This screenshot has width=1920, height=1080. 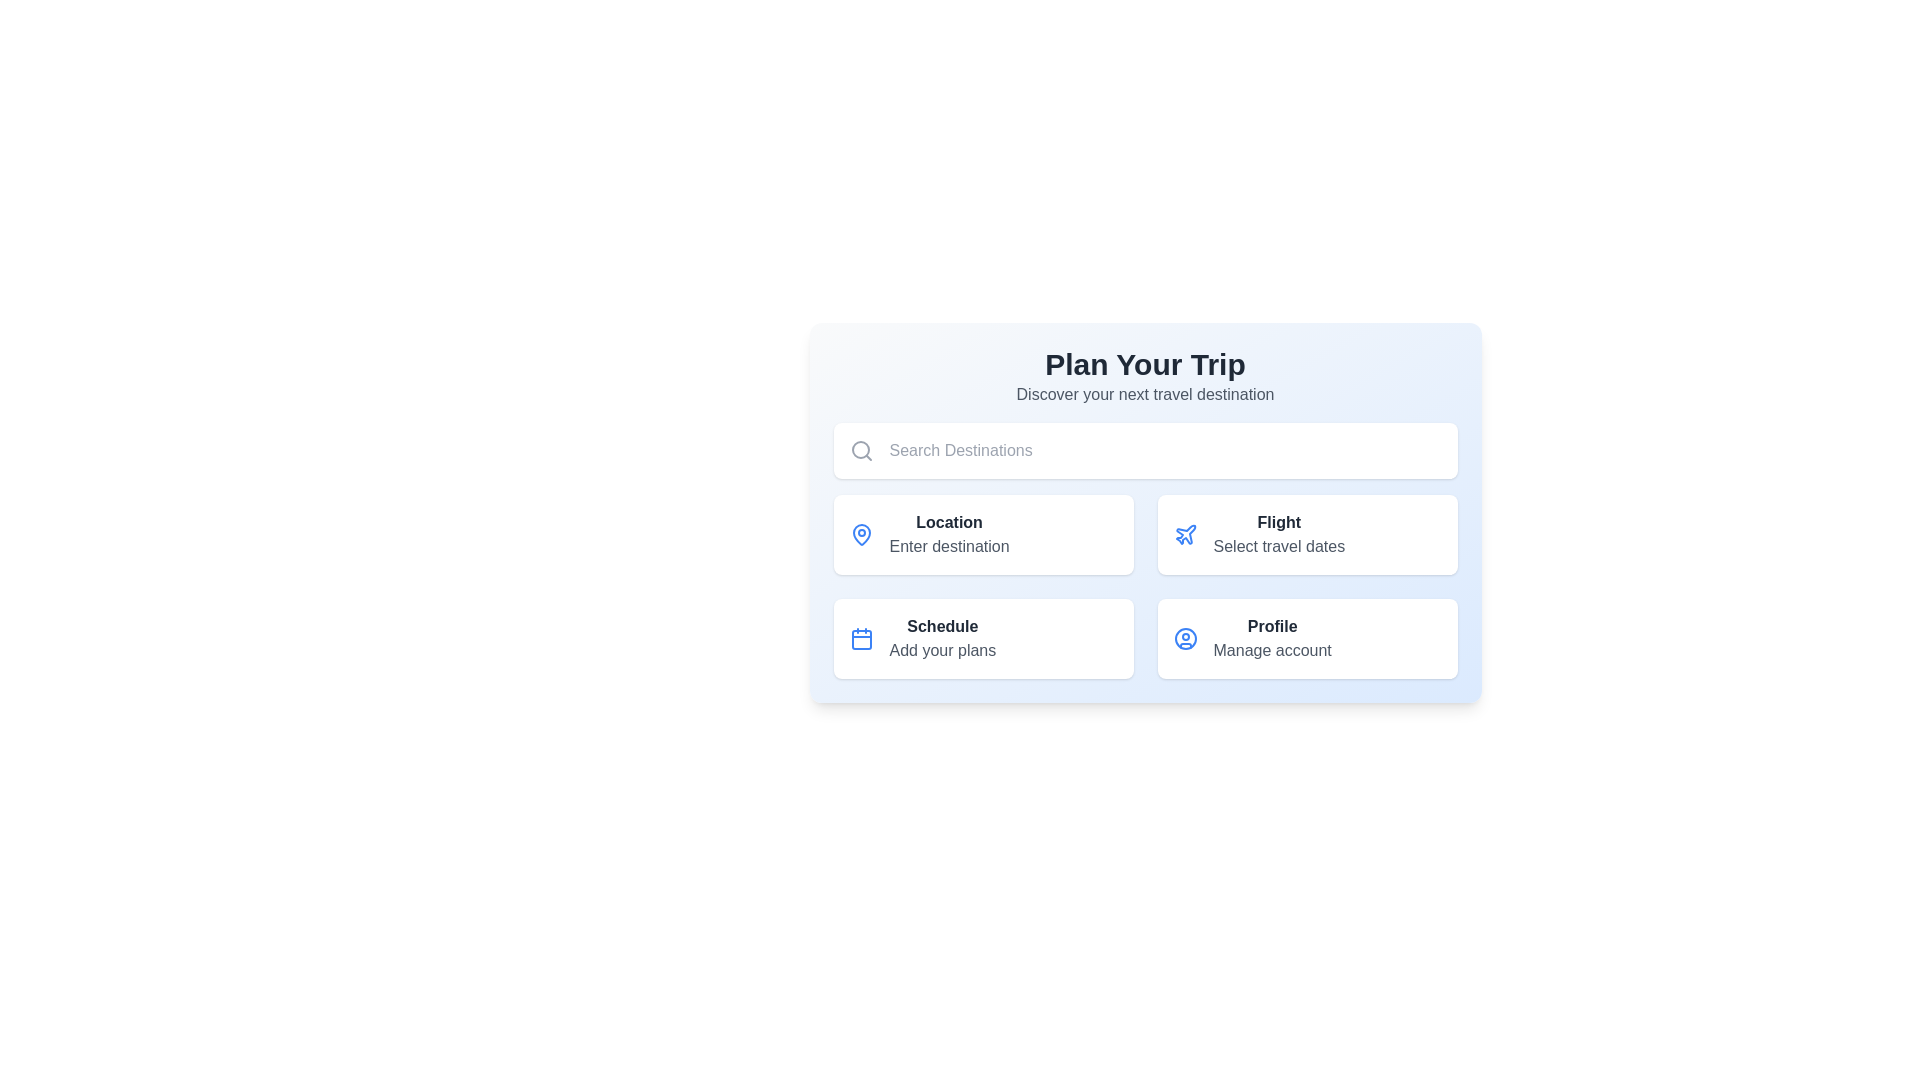 I want to click on the circular blue user icon located on the left side of the 'Profile Manage account' section, which is in the lower-right corner of the main interface under 'Plan Your Trip', so click(x=1185, y=639).